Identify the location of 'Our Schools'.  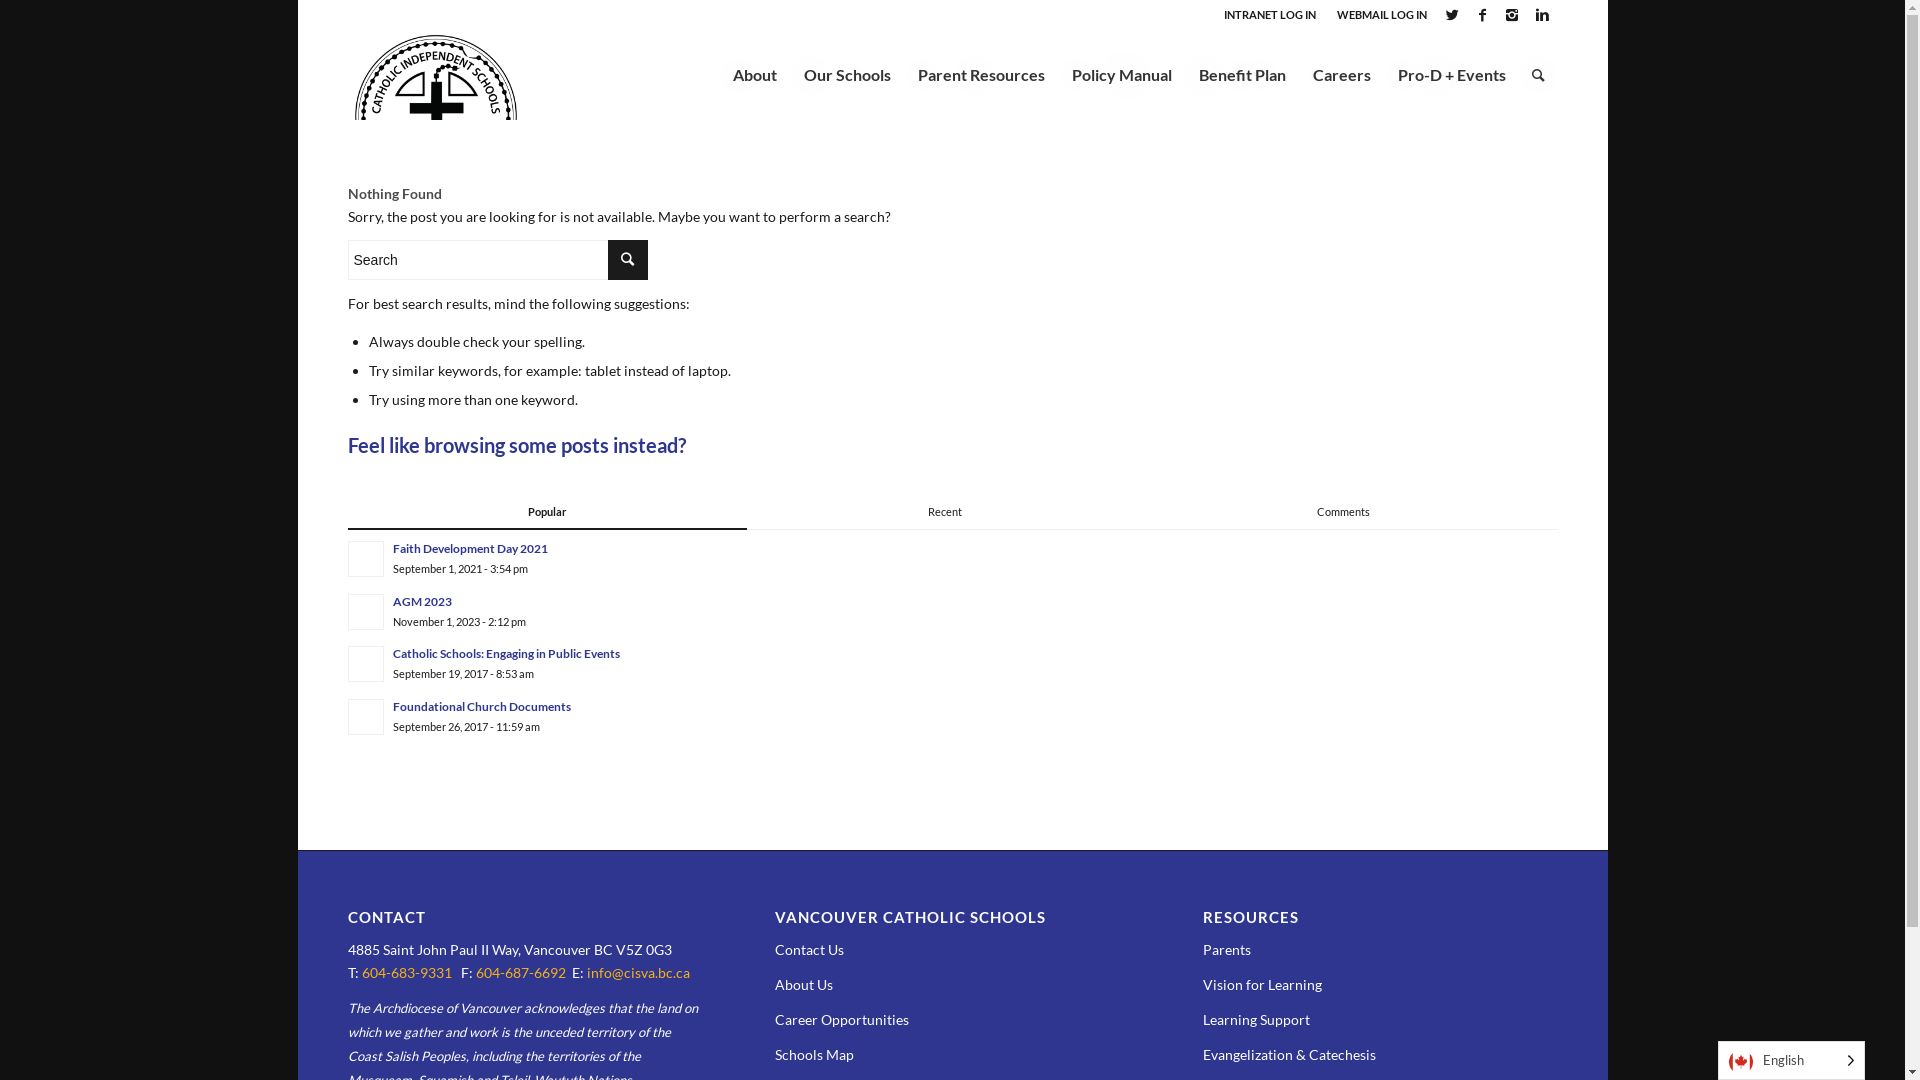
(846, 73).